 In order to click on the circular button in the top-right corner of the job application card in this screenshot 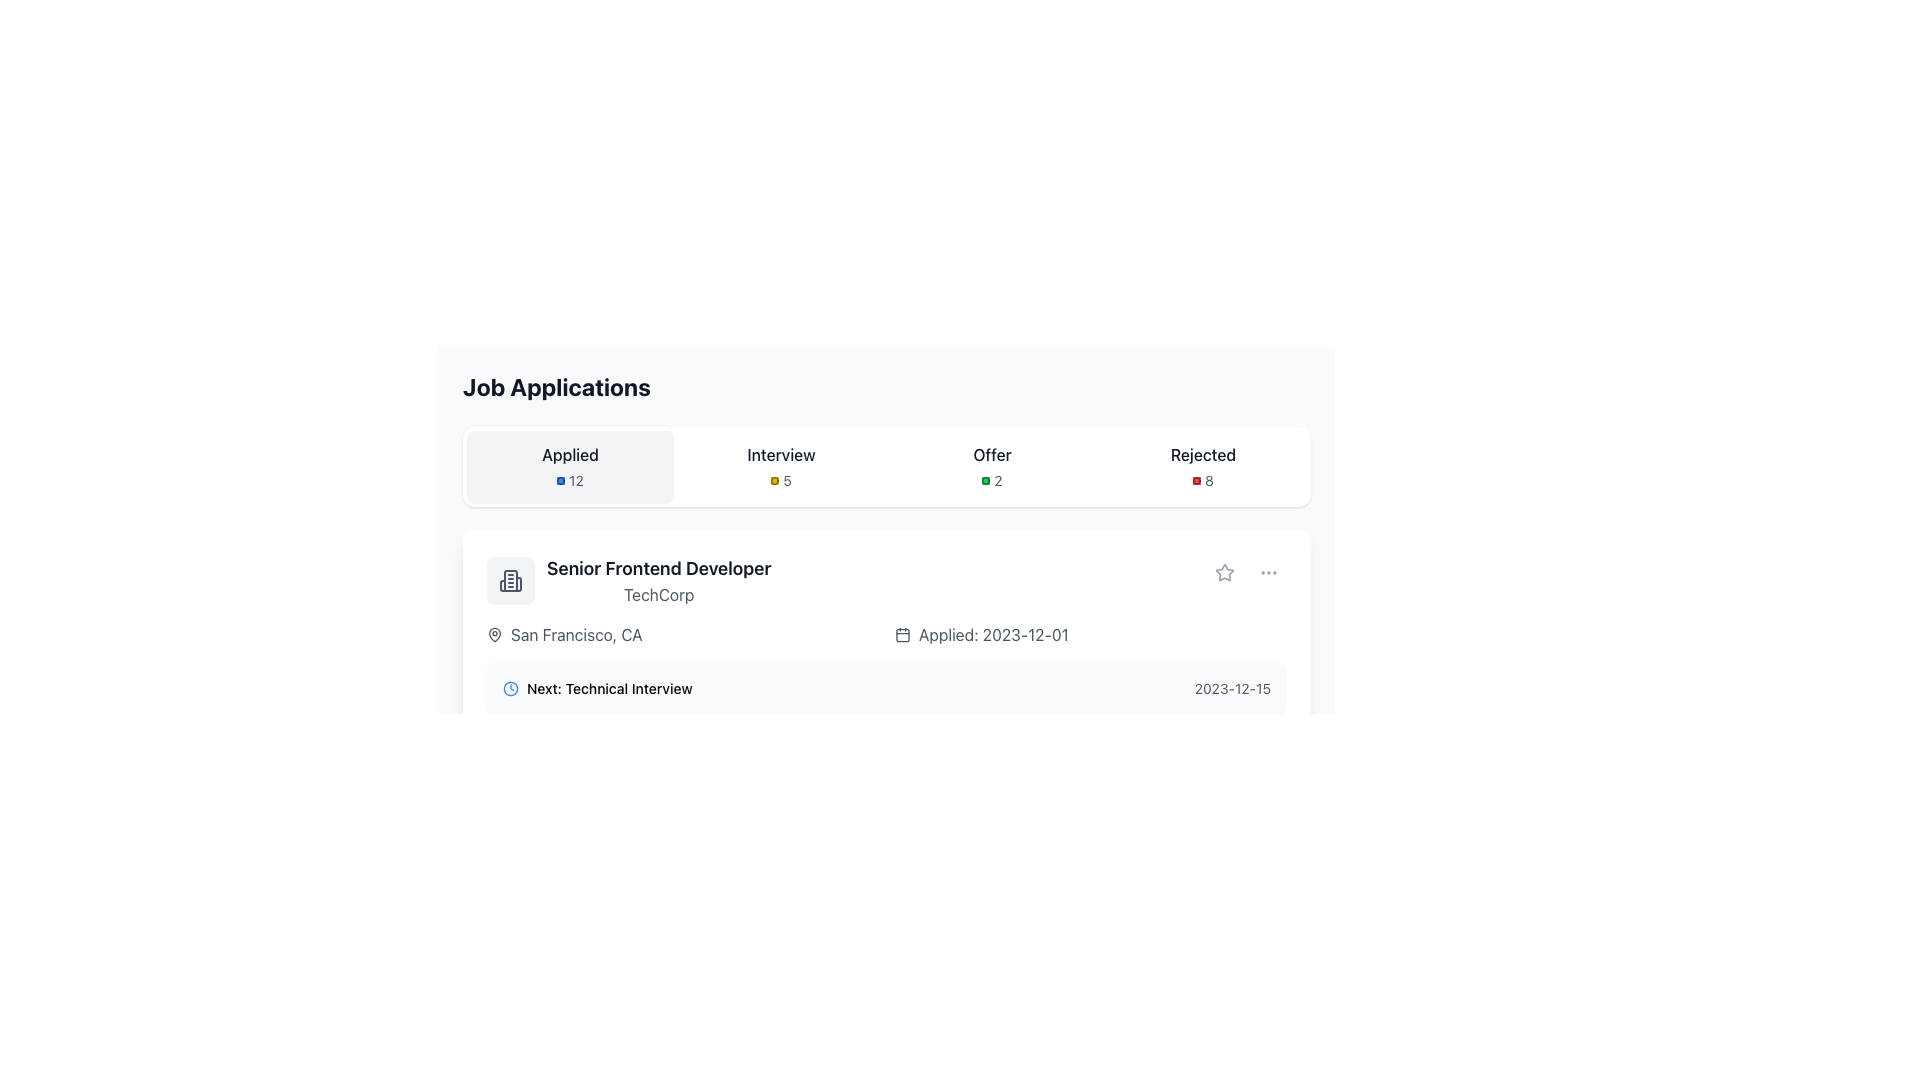, I will do `click(1267, 573)`.